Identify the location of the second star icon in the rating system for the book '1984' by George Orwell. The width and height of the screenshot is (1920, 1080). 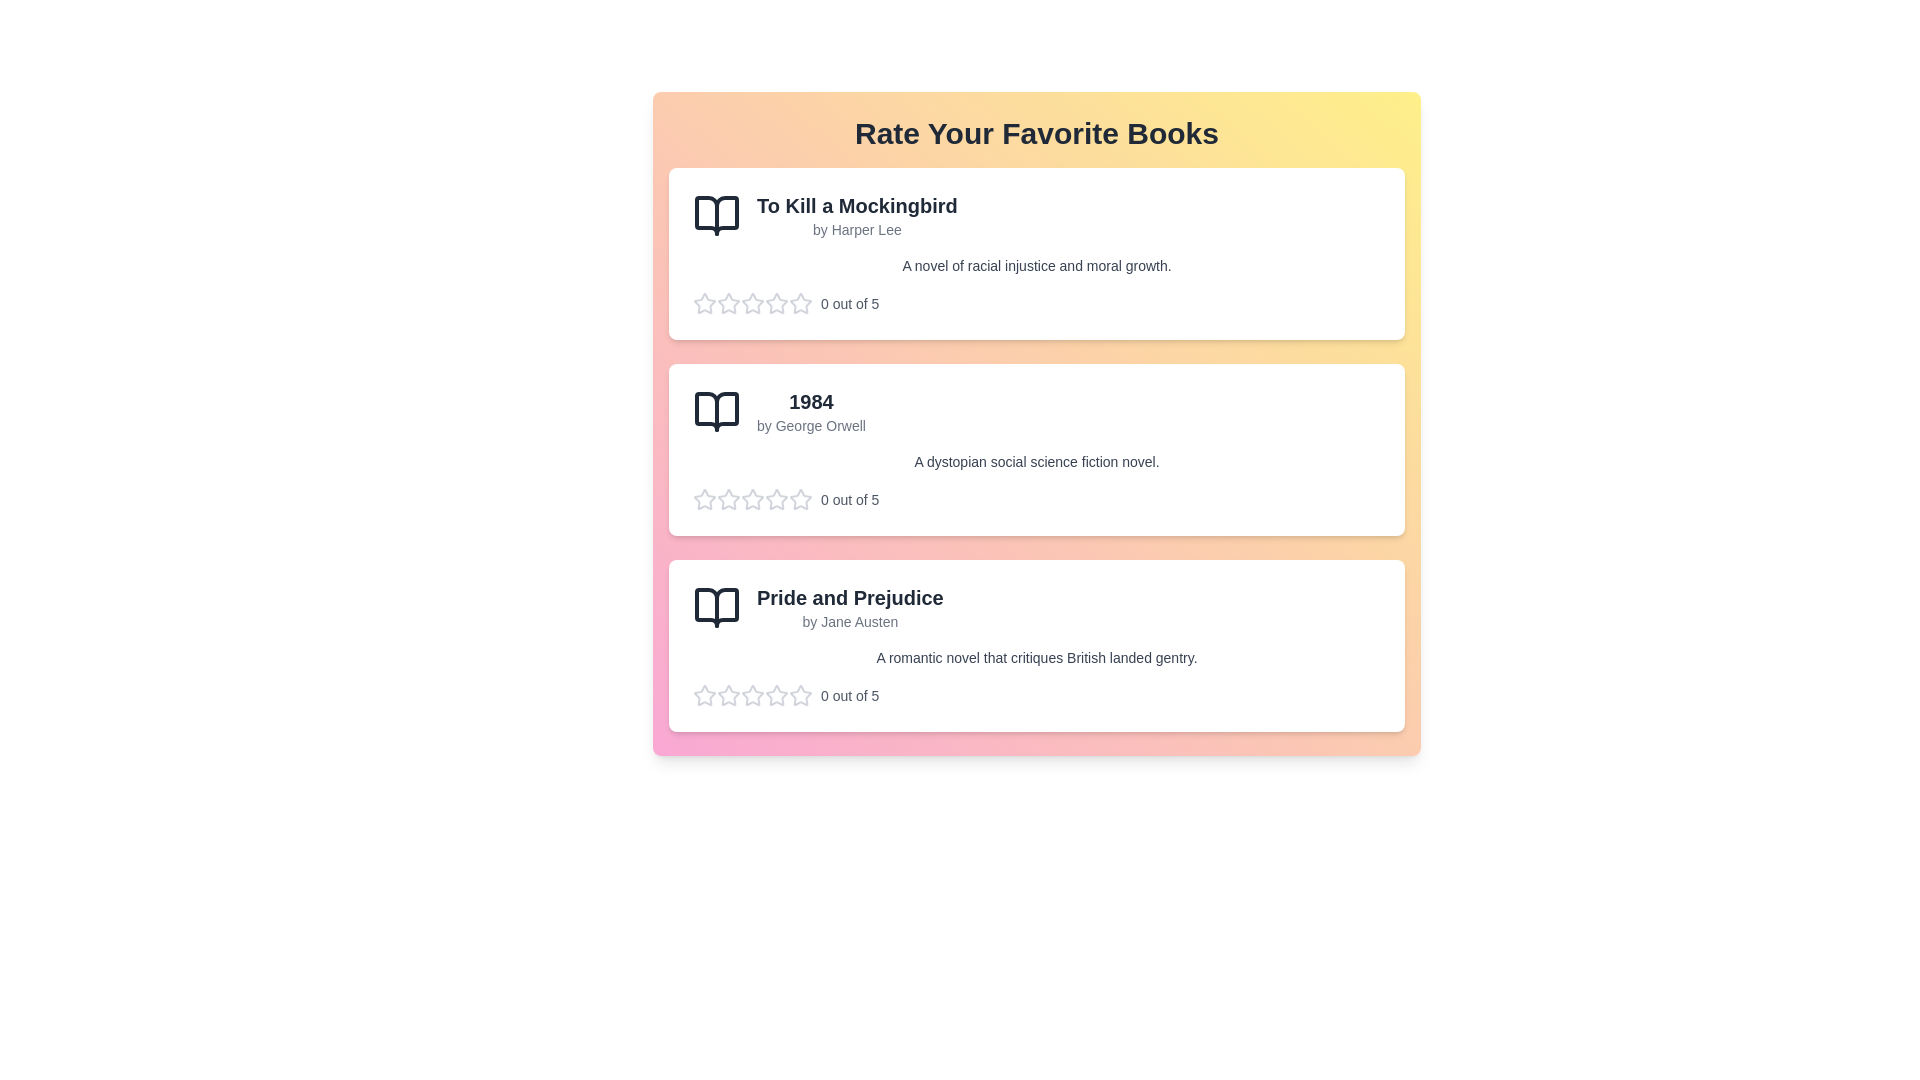
(776, 498).